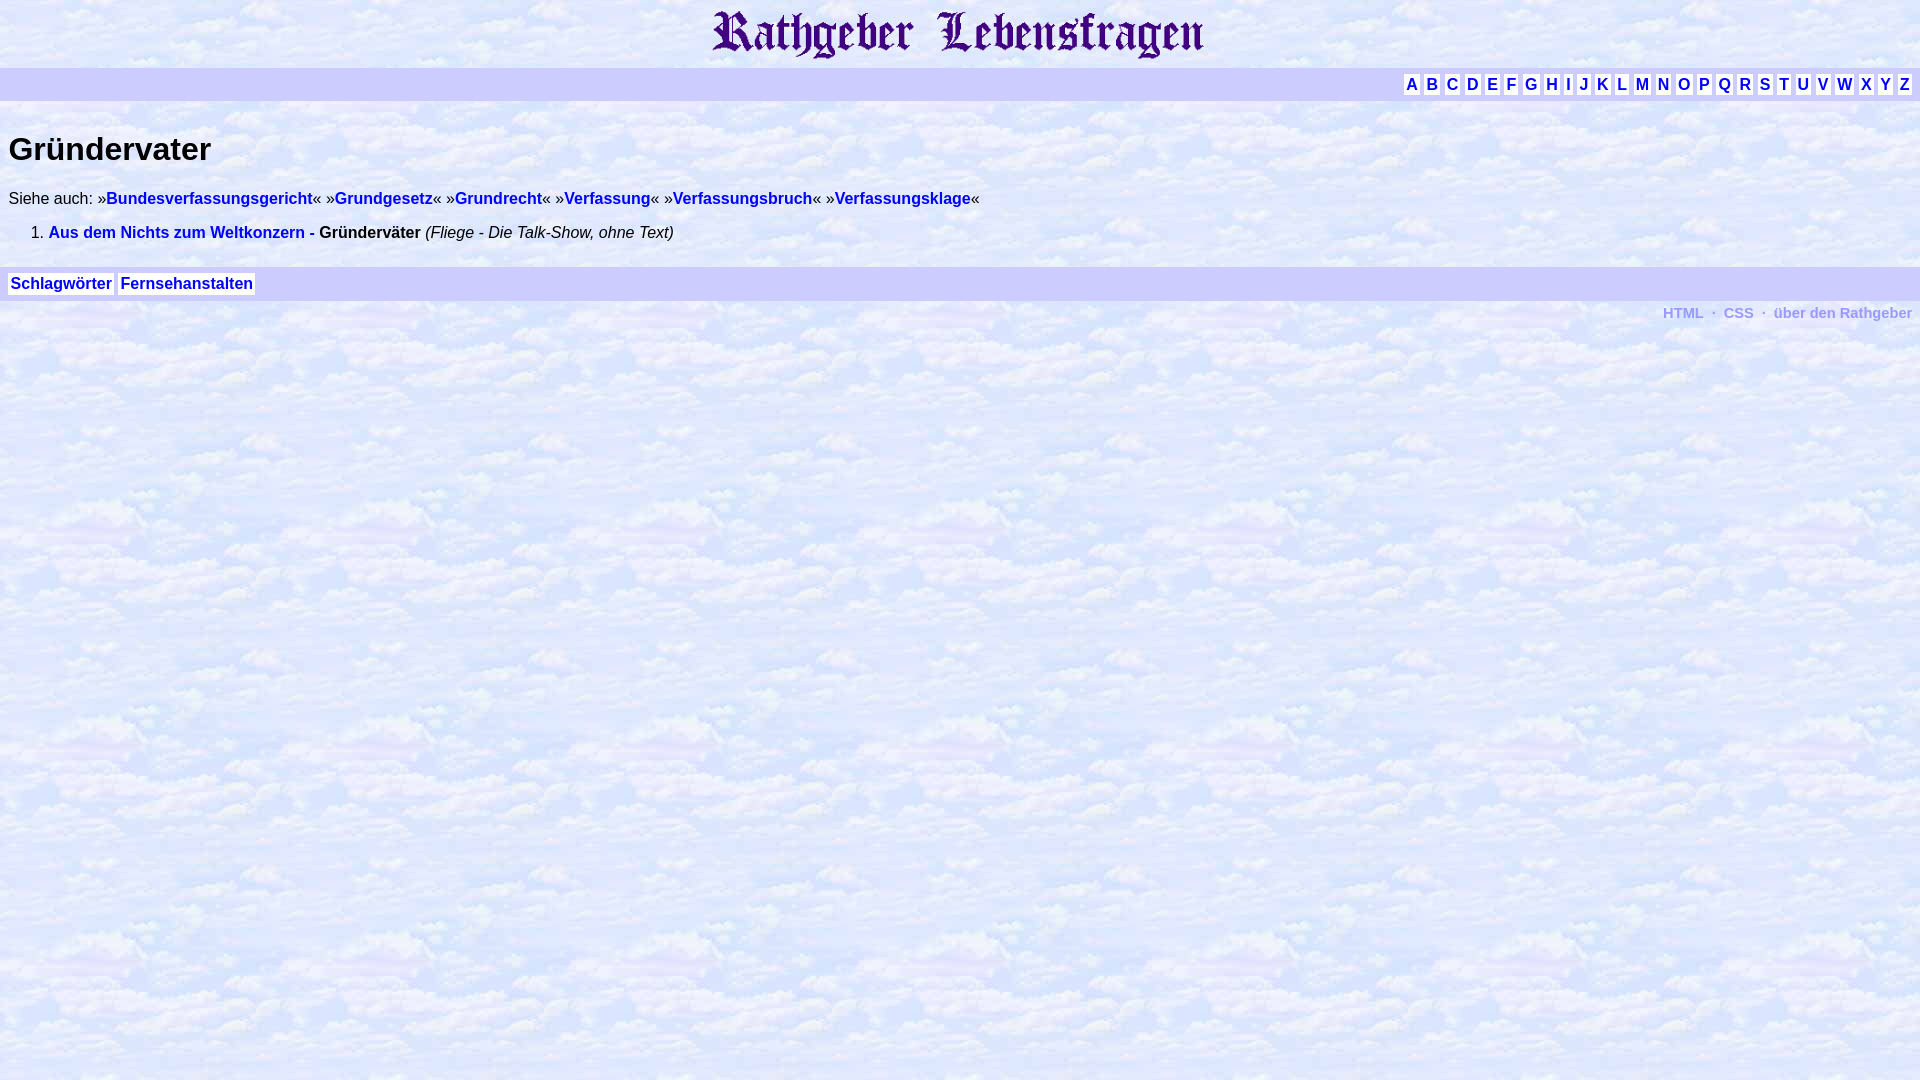 The width and height of the screenshot is (1920, 1080). I want to click on 'B', so click(1430, 83).